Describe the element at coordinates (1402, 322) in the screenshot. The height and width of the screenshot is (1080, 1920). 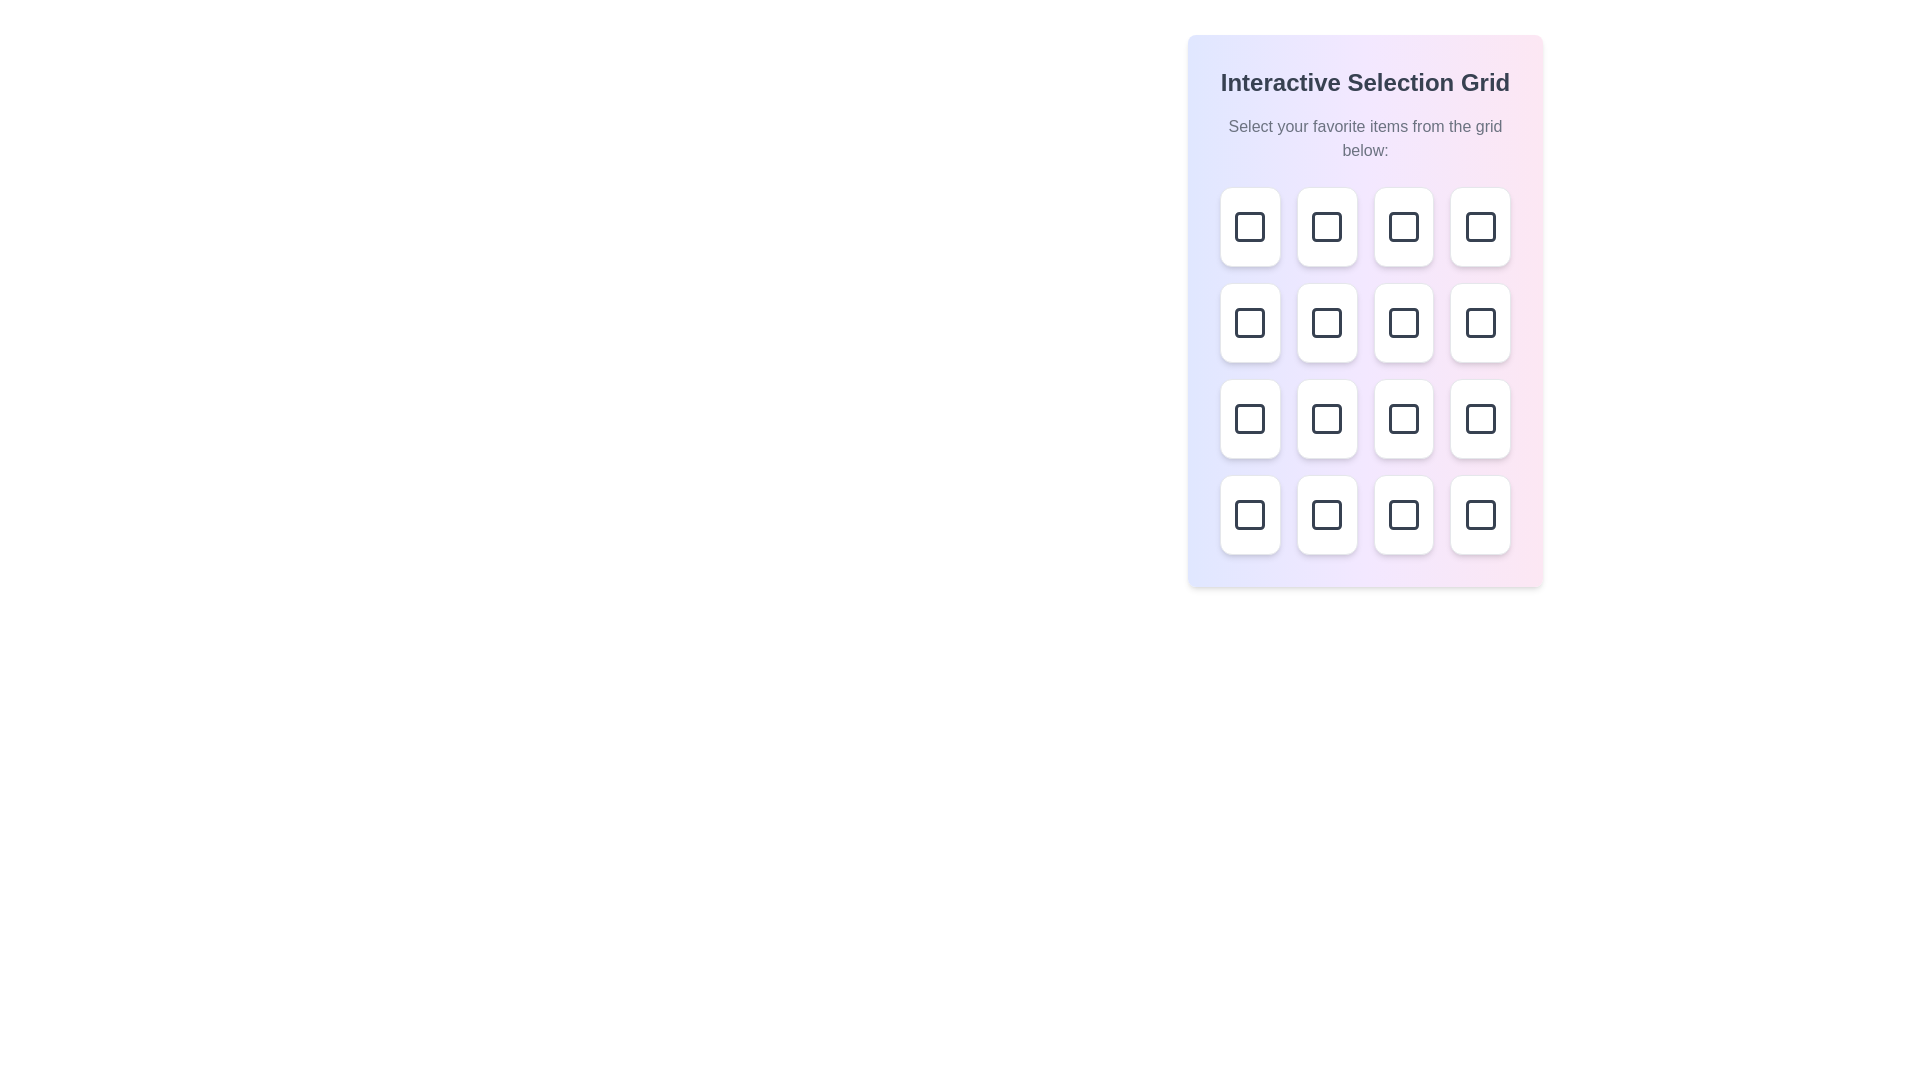
I see `the square button with a bordered outline and inner grid design located in the third column, third row of the grid` at that location.